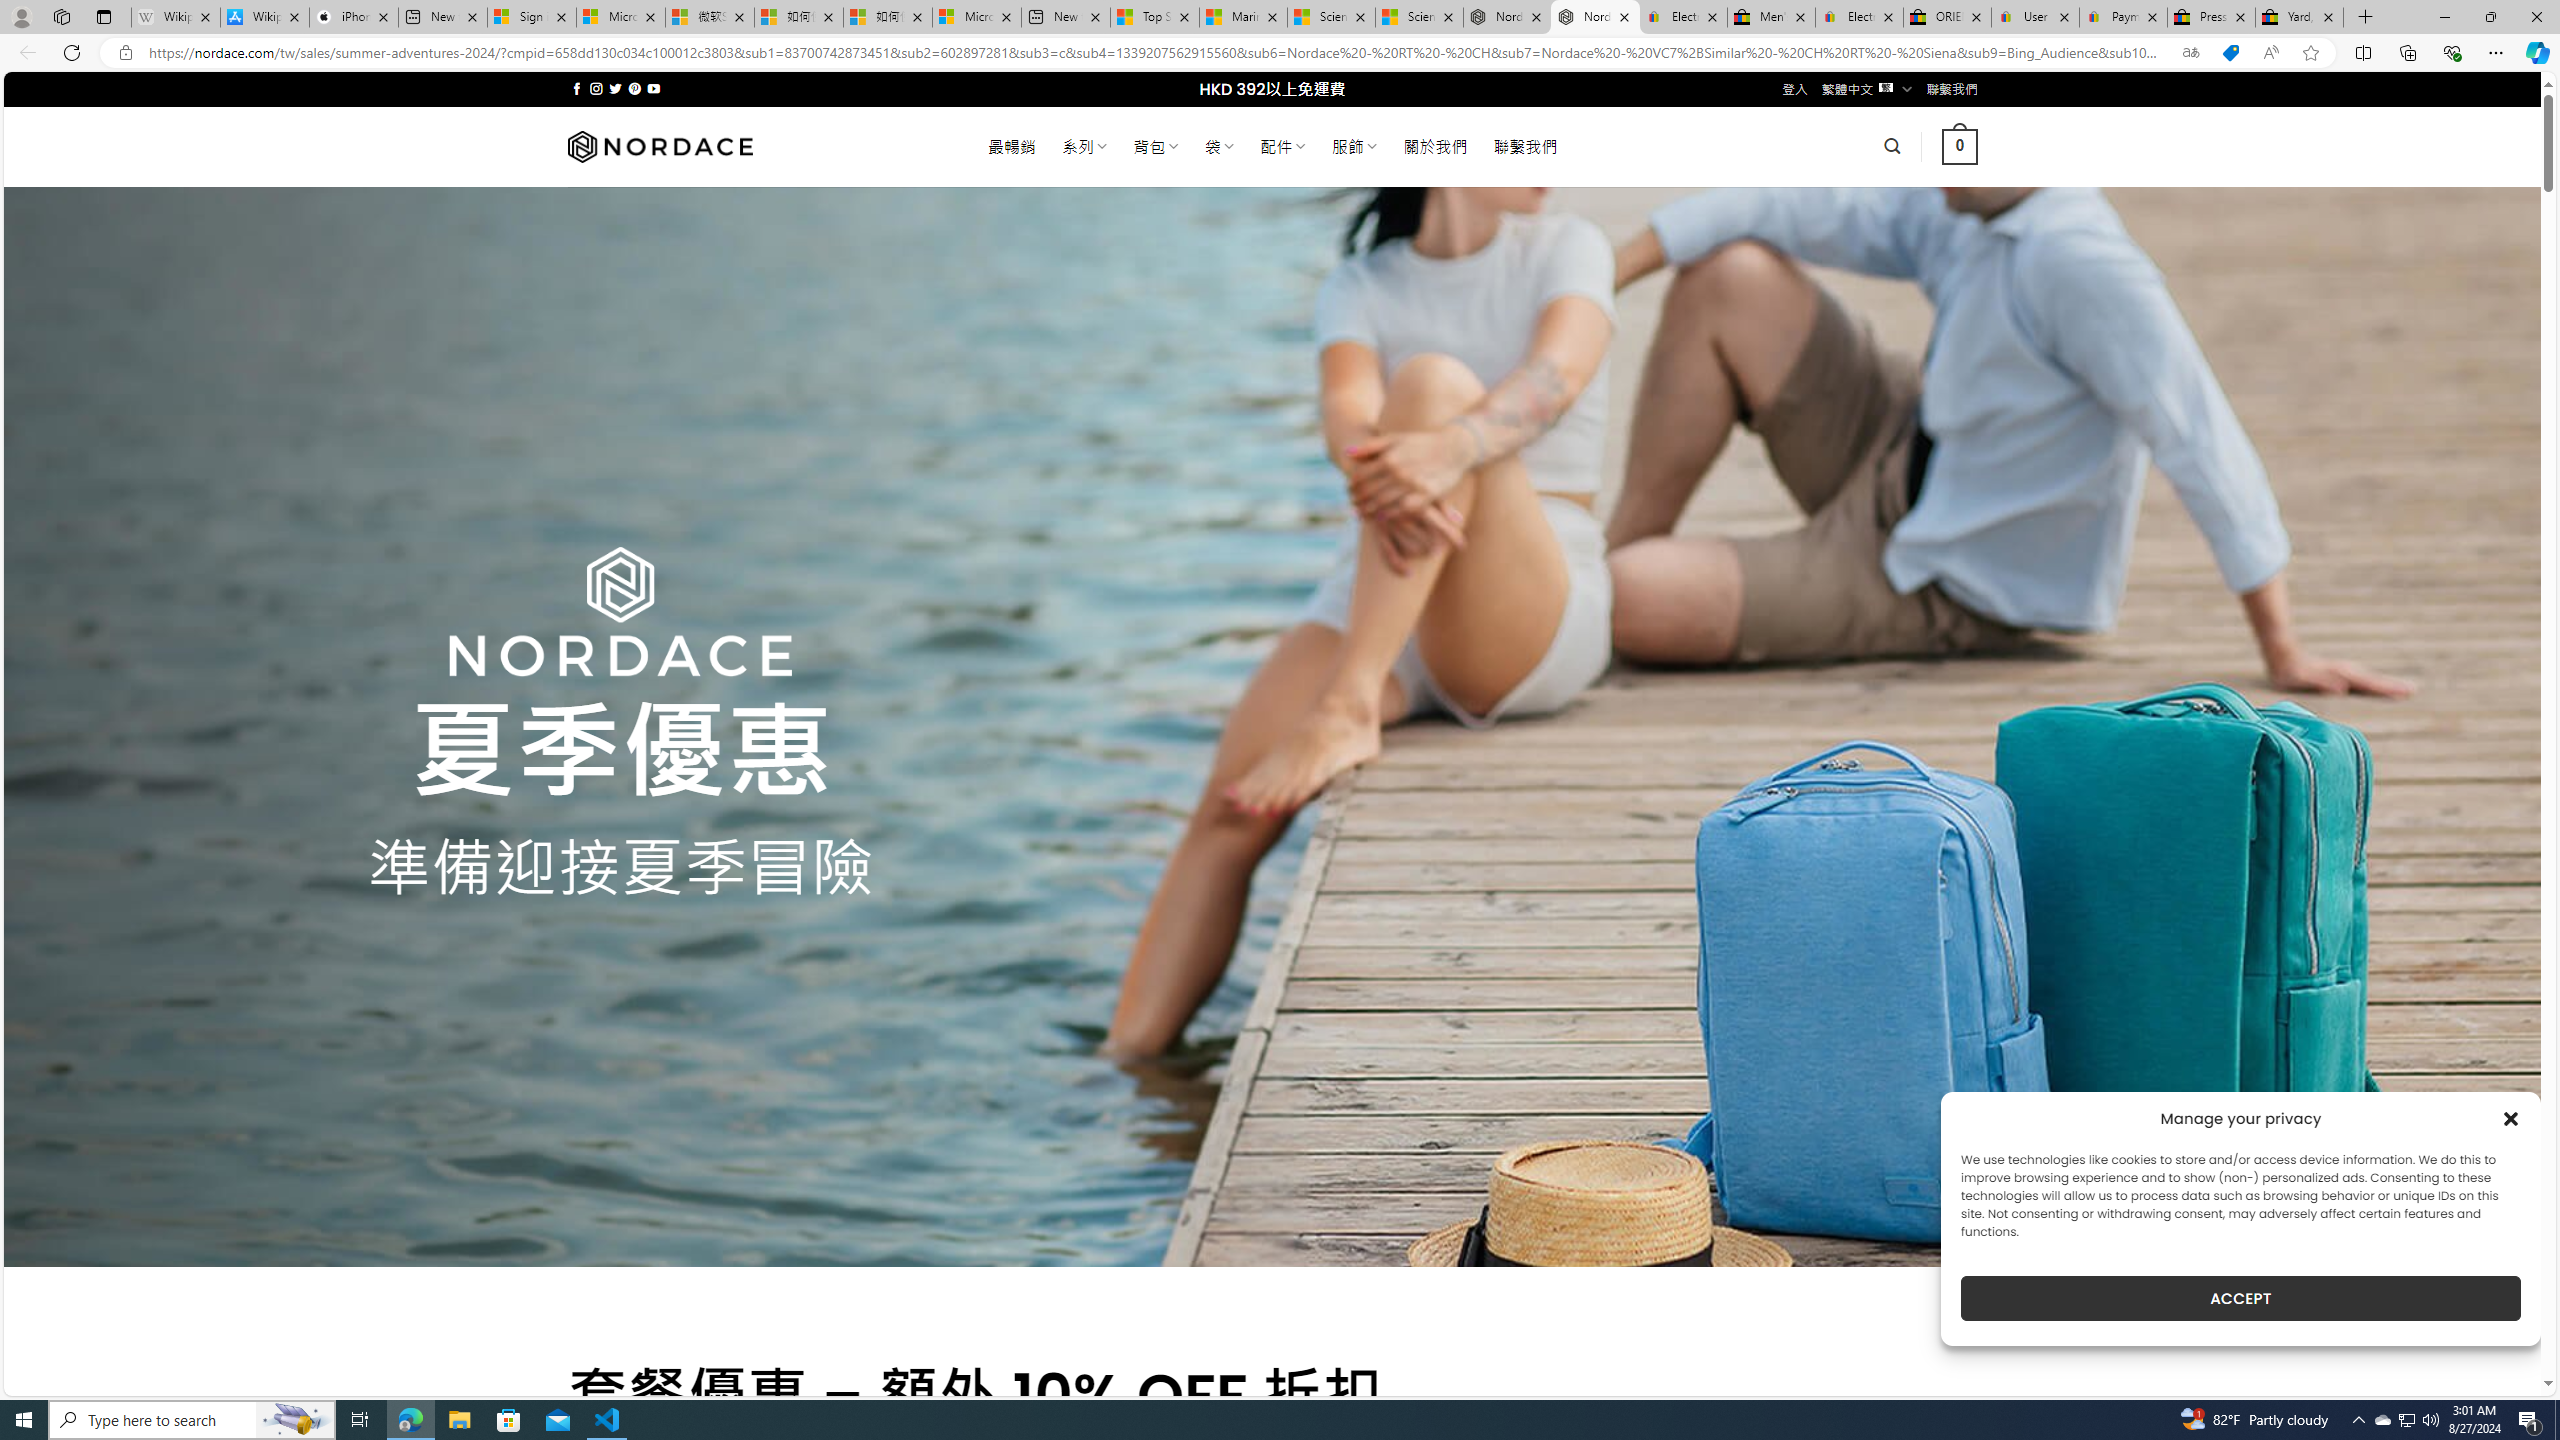  Describe the element at coordinates (659, 145) in the screenshot. I see `'Nordace'` at that location.